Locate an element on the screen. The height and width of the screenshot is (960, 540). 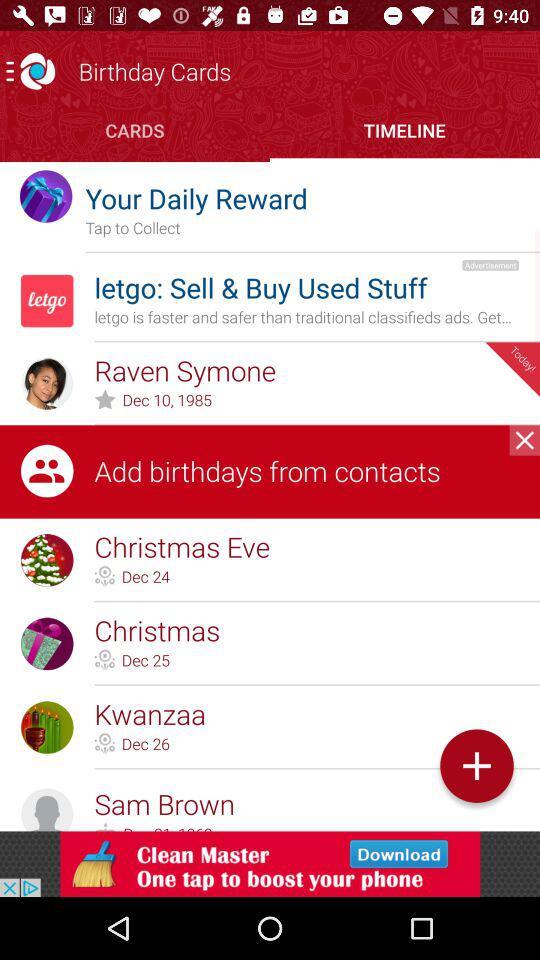
button is located at coordinates (524, 440).